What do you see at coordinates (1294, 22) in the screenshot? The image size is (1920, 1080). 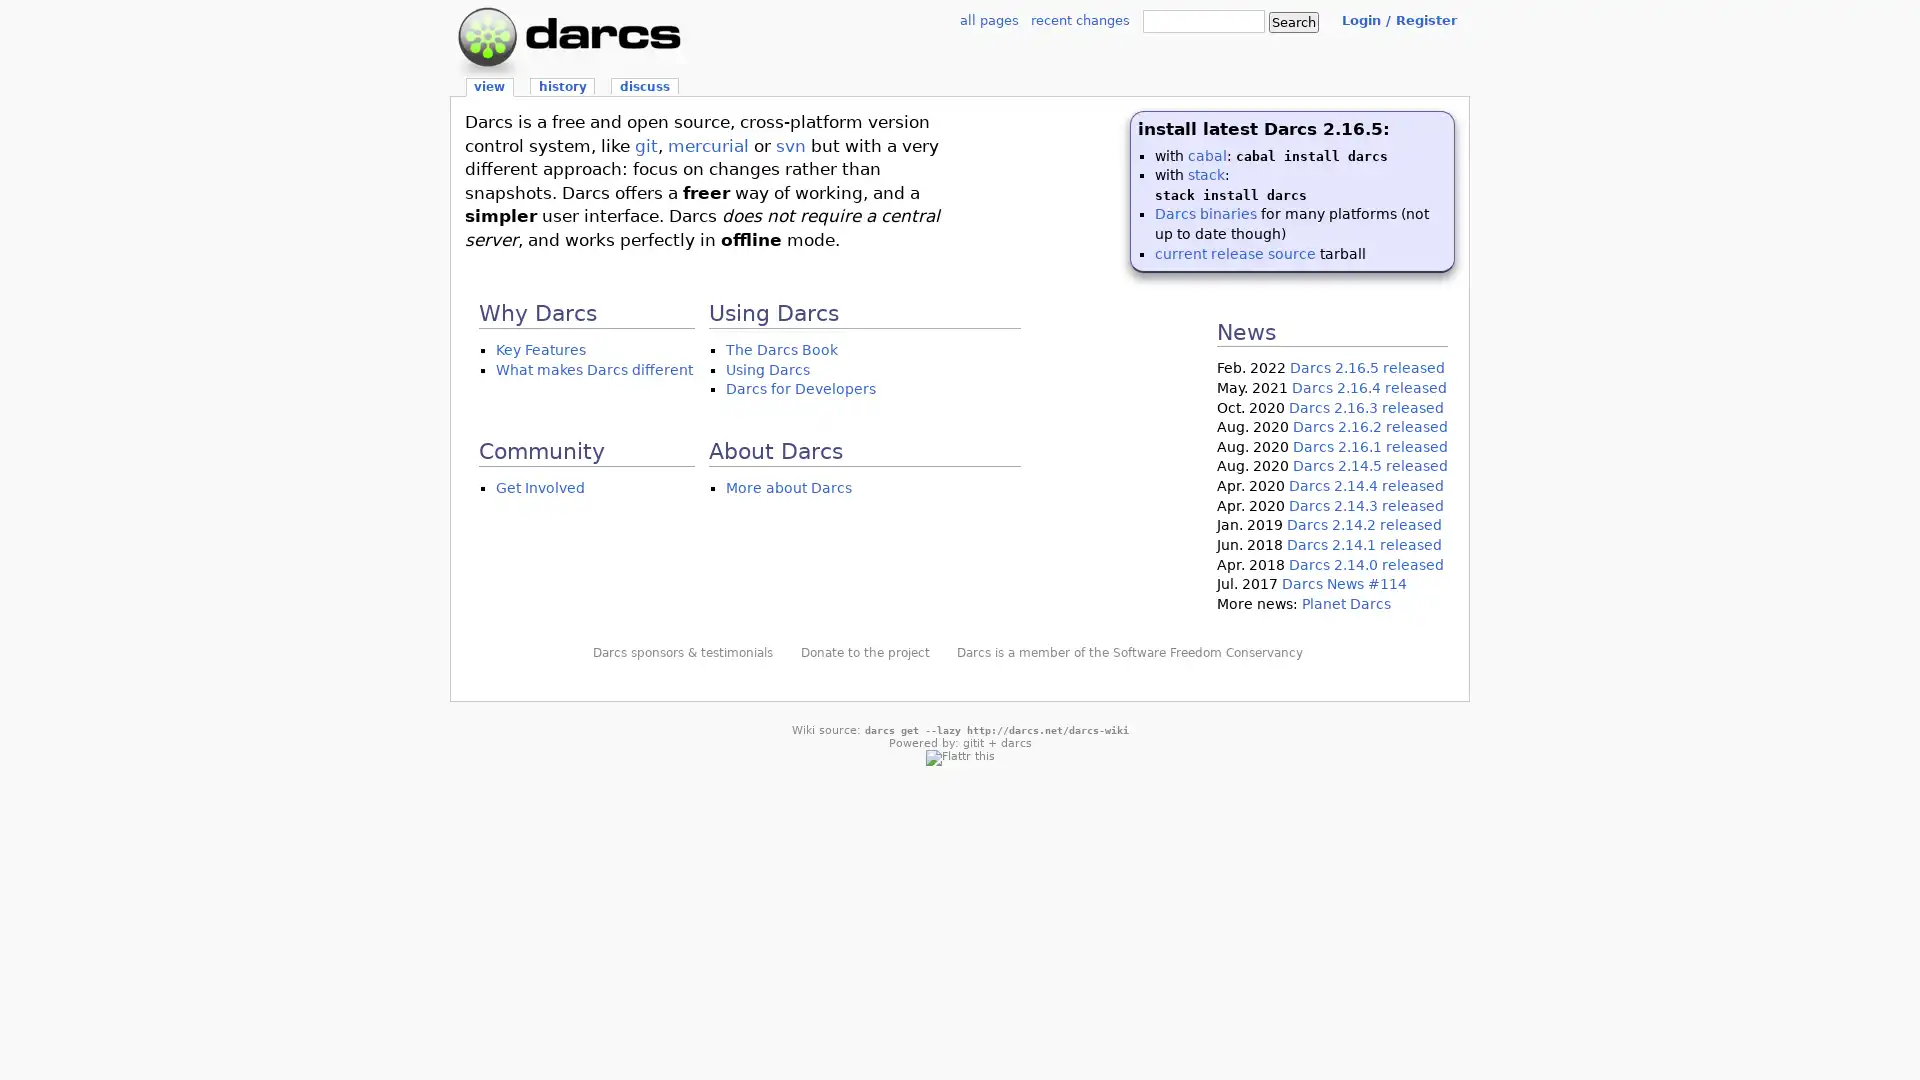 I see `Search` at bounding box center [1294, 22].